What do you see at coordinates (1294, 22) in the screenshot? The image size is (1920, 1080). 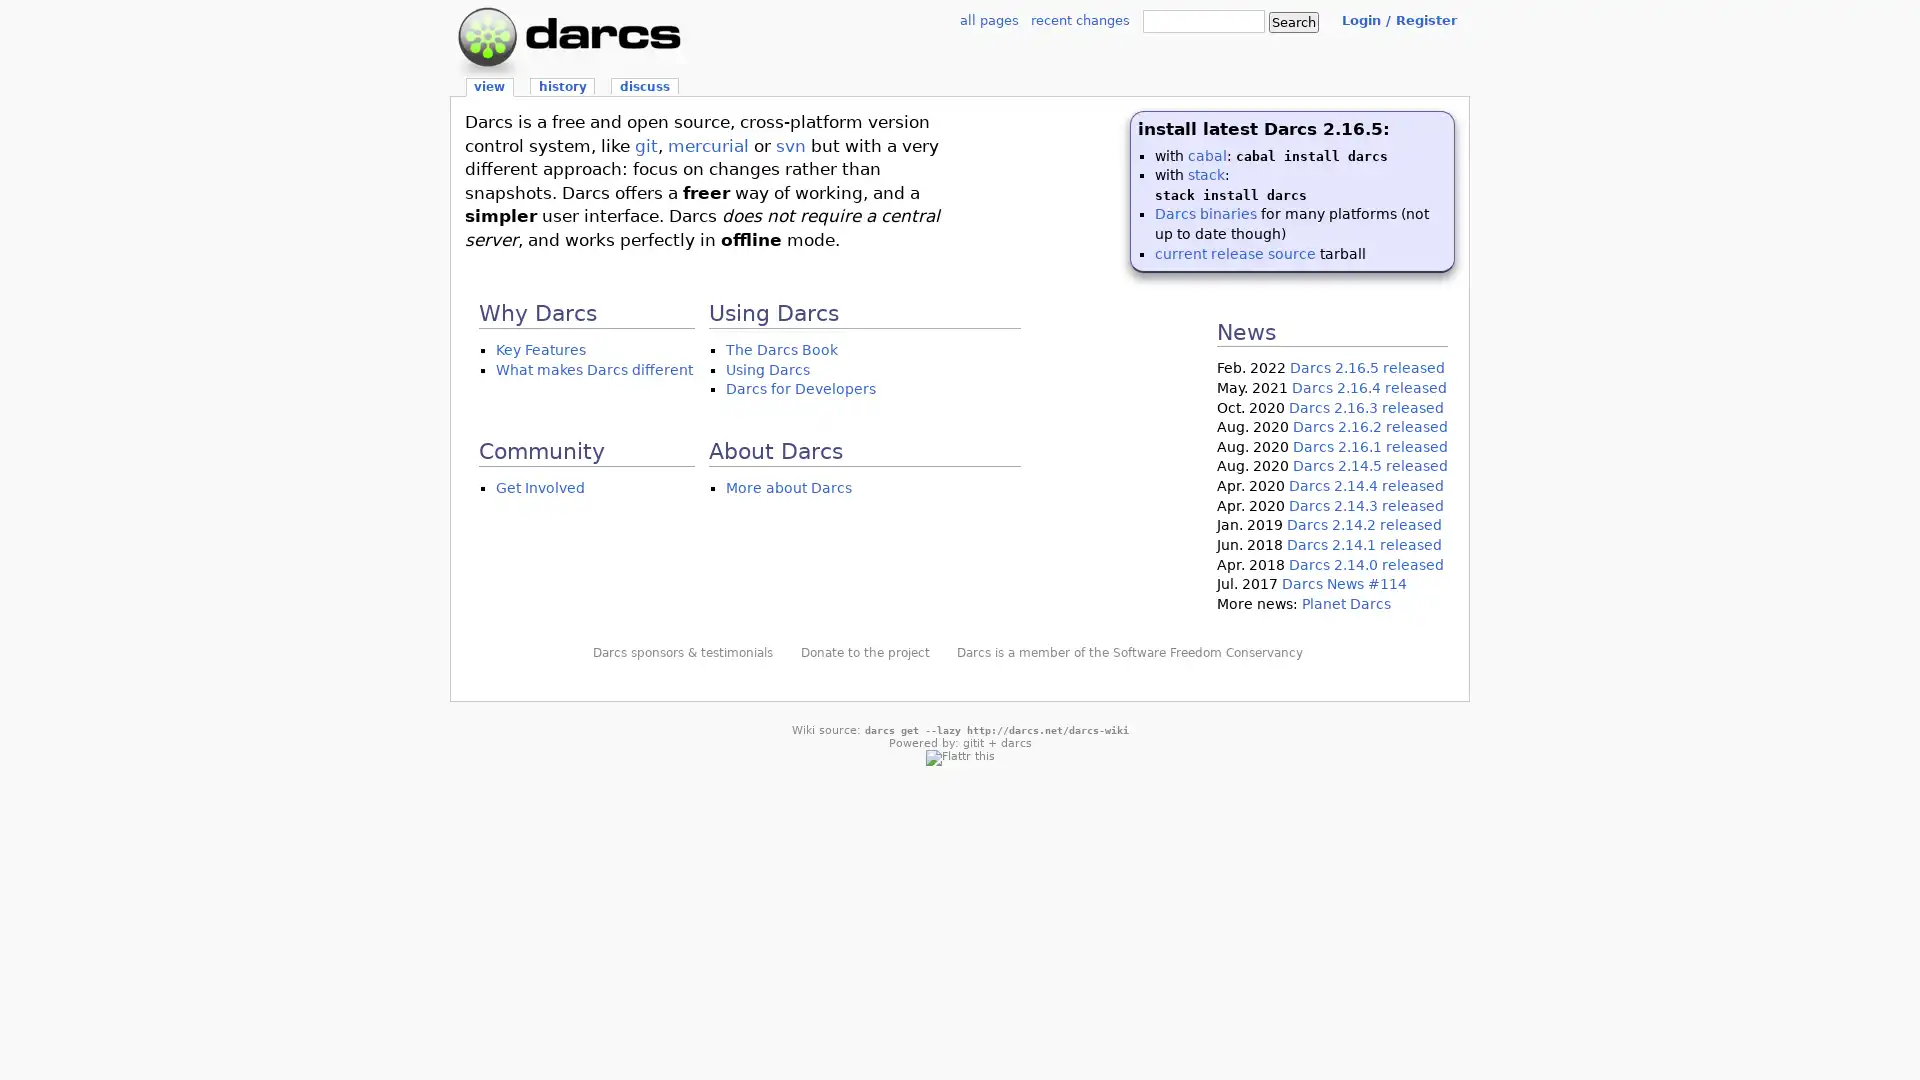 I see `Search` at bounding box center [1294, 22].